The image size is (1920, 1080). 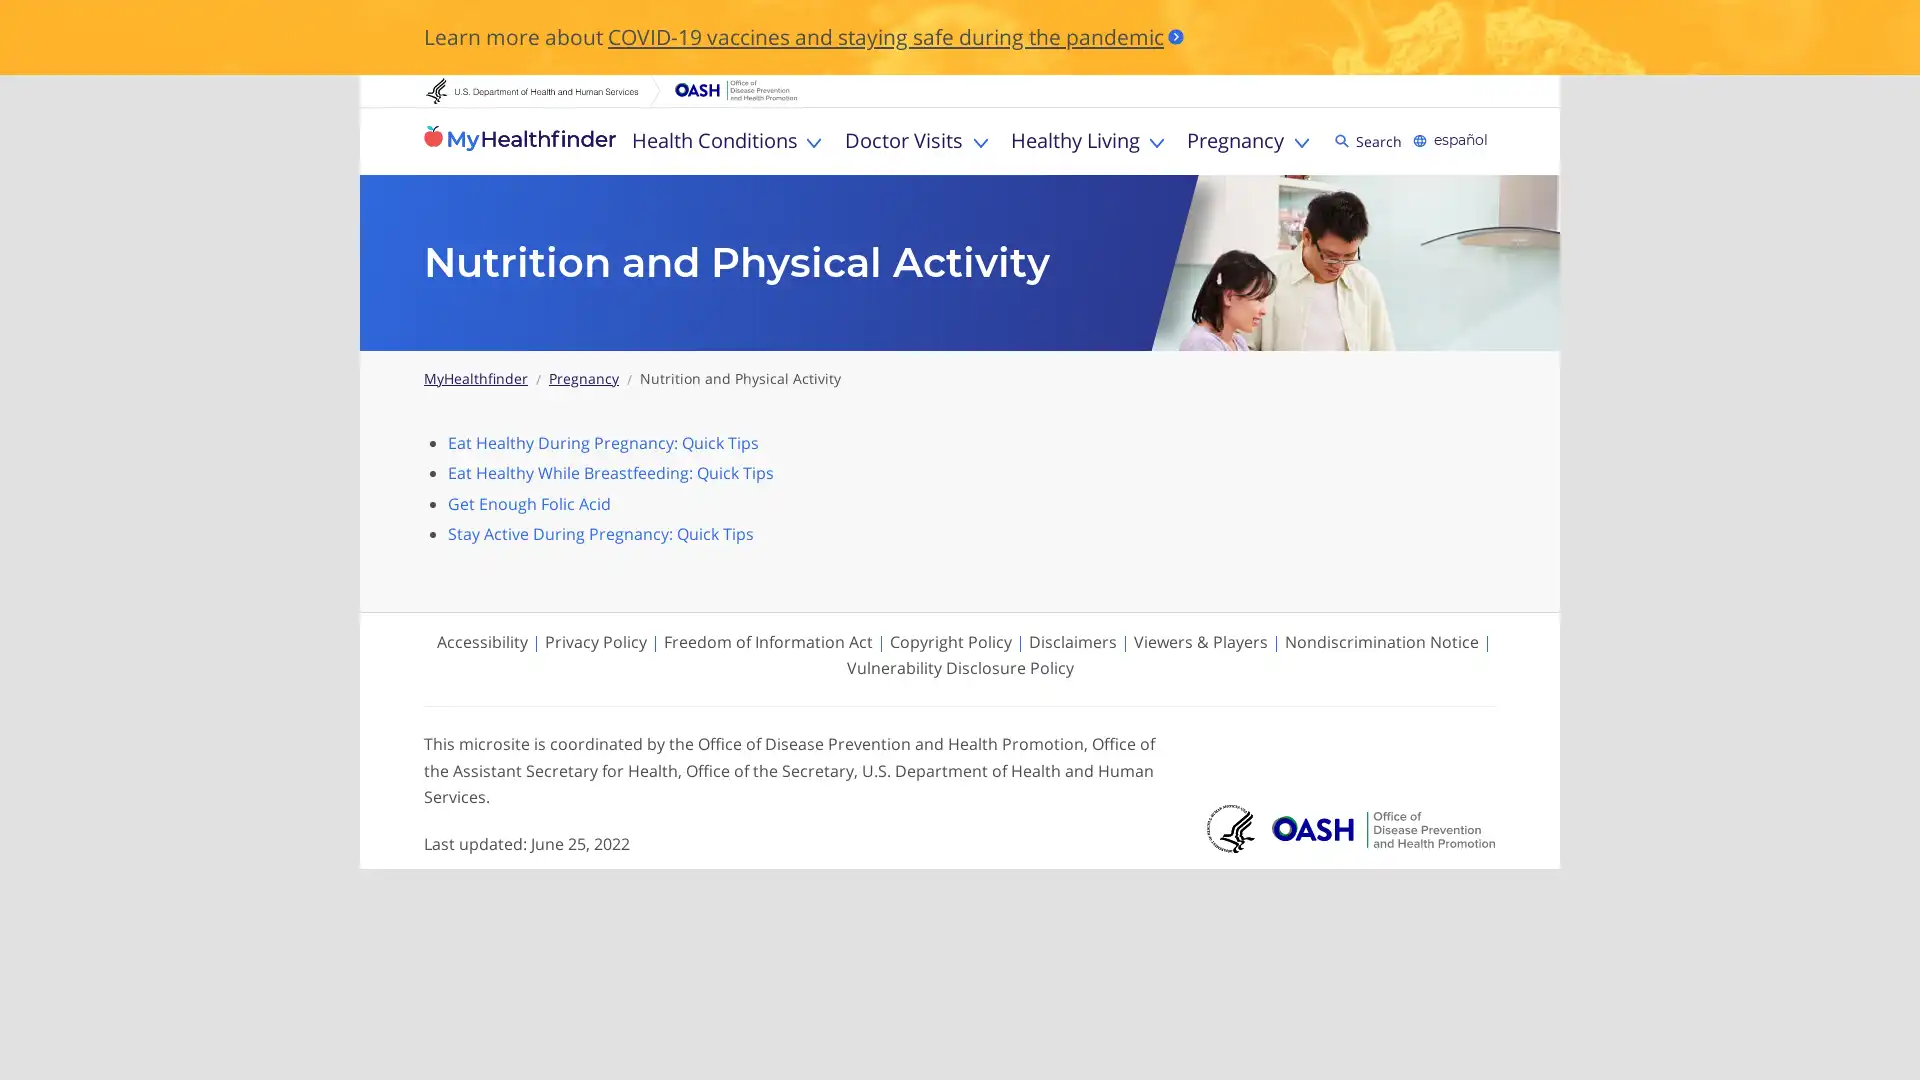 What do you see at coordinates (1301, 140) in the screenshot?
I see `Toggle Pregnancy sub menu` at bounding box center [1301, 140].